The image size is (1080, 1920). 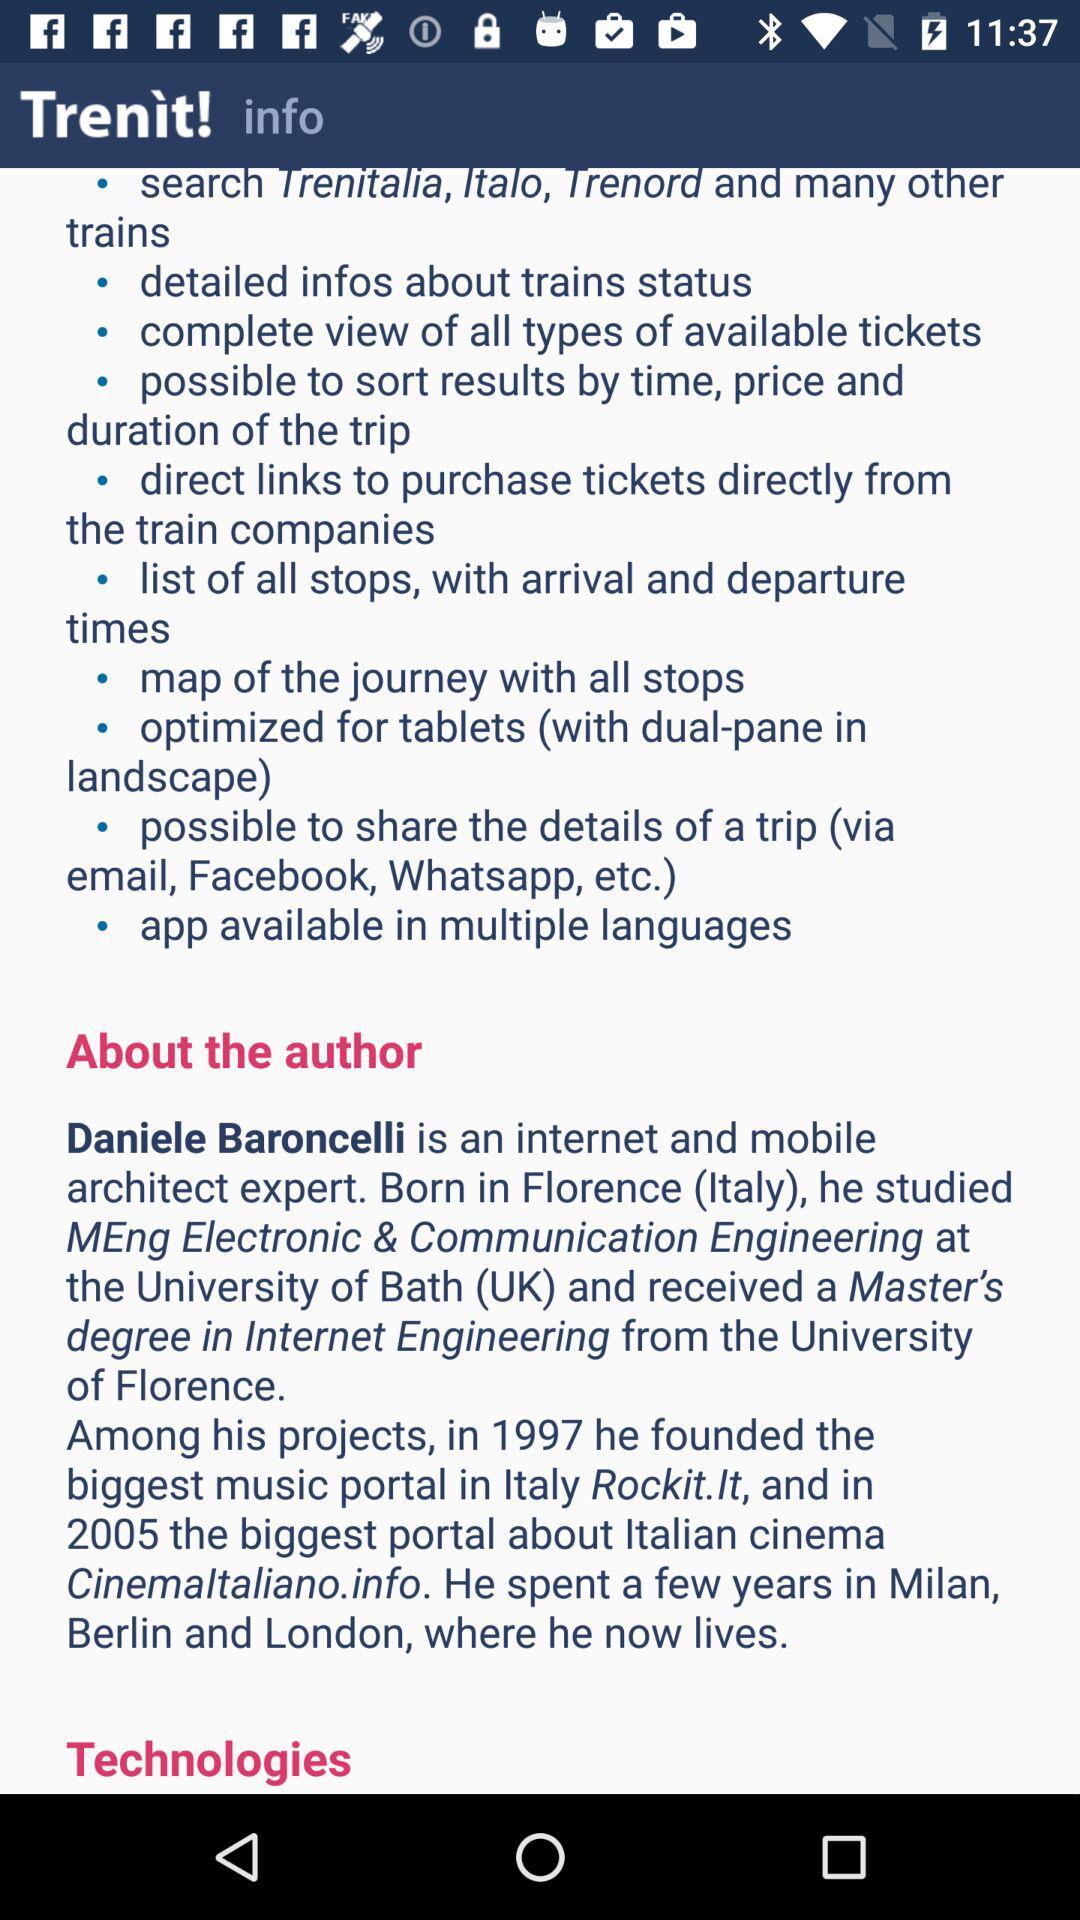 I want to click on icon to the left of info, so click(x=116, y=114).